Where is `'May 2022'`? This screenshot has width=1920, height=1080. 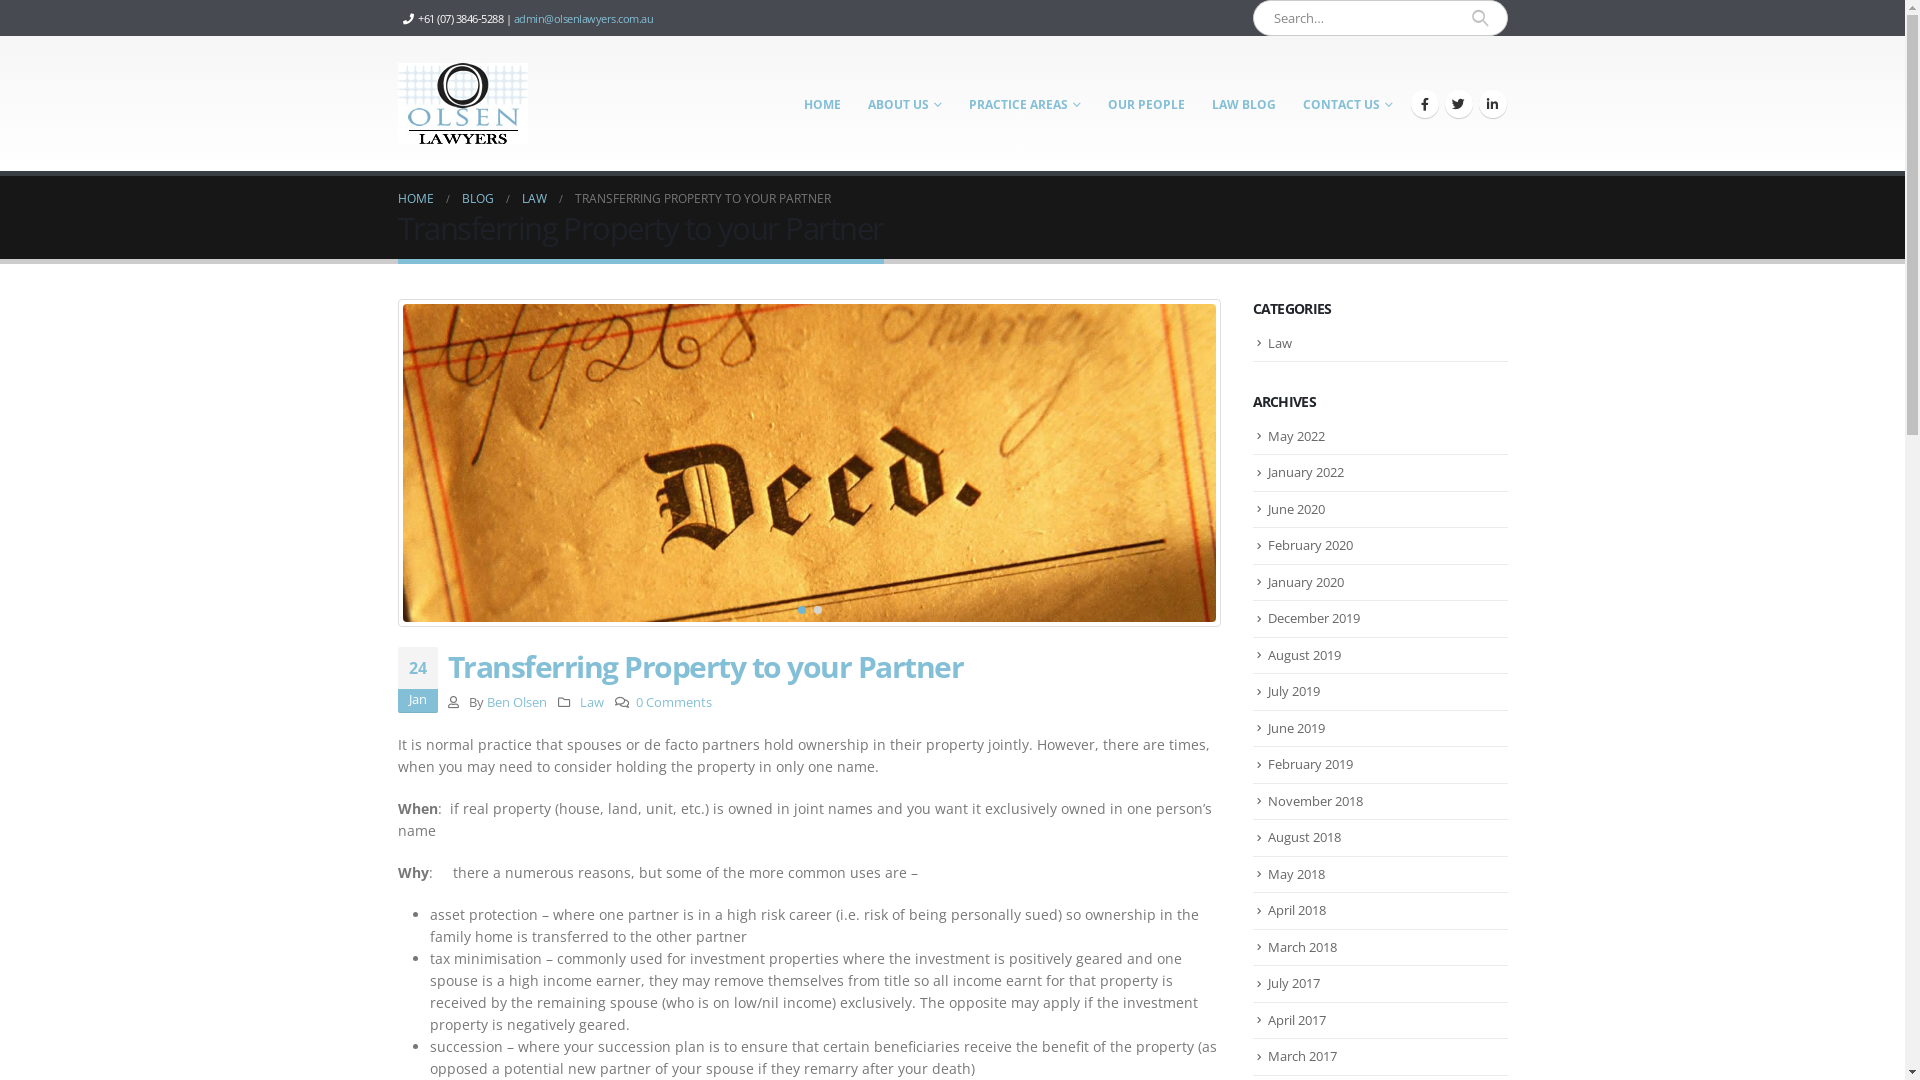
'May 2022' is located at coordinates (1296, 434).